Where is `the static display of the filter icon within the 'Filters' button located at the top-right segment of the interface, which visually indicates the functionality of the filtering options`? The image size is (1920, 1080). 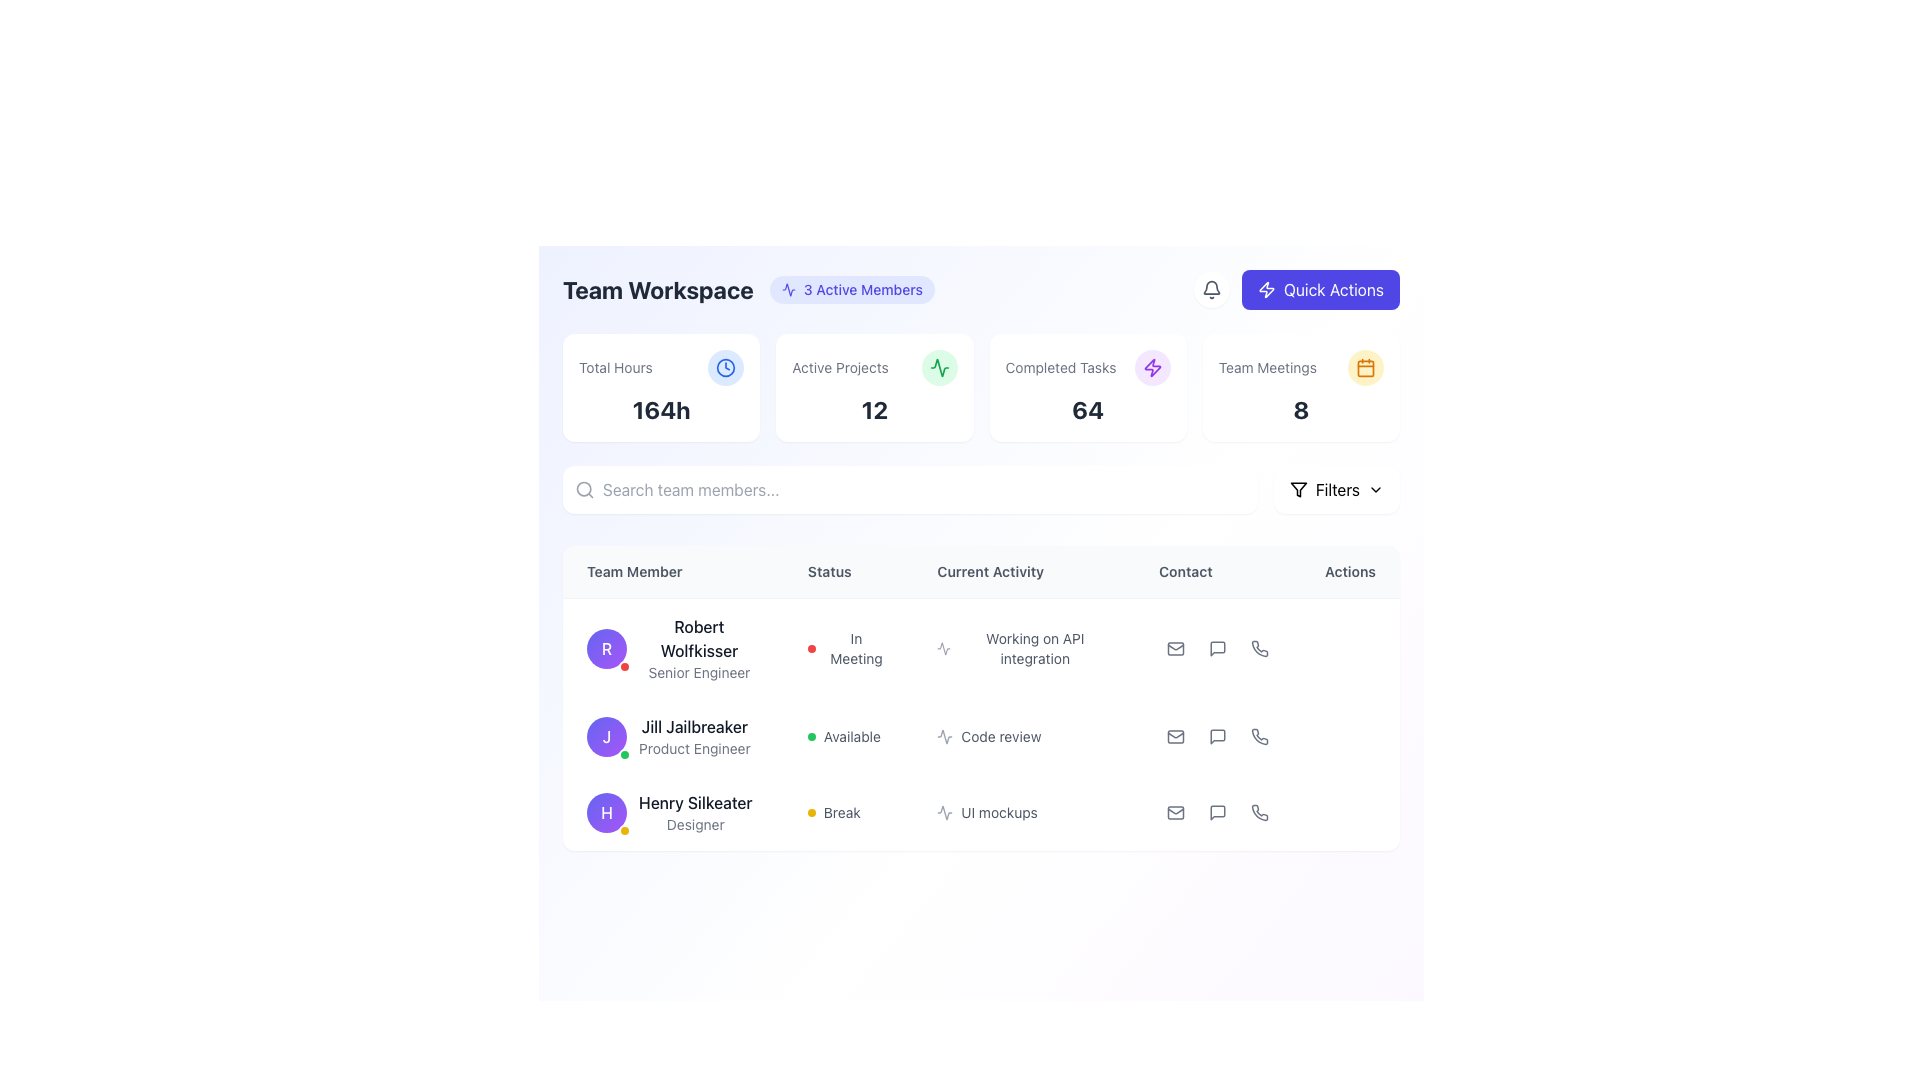 the static display of the filter icon within the 'Filters' button located at the top-right segment of the interface, which visually indicates the functionality of the filtering options is located at coordinates (1298, 489).